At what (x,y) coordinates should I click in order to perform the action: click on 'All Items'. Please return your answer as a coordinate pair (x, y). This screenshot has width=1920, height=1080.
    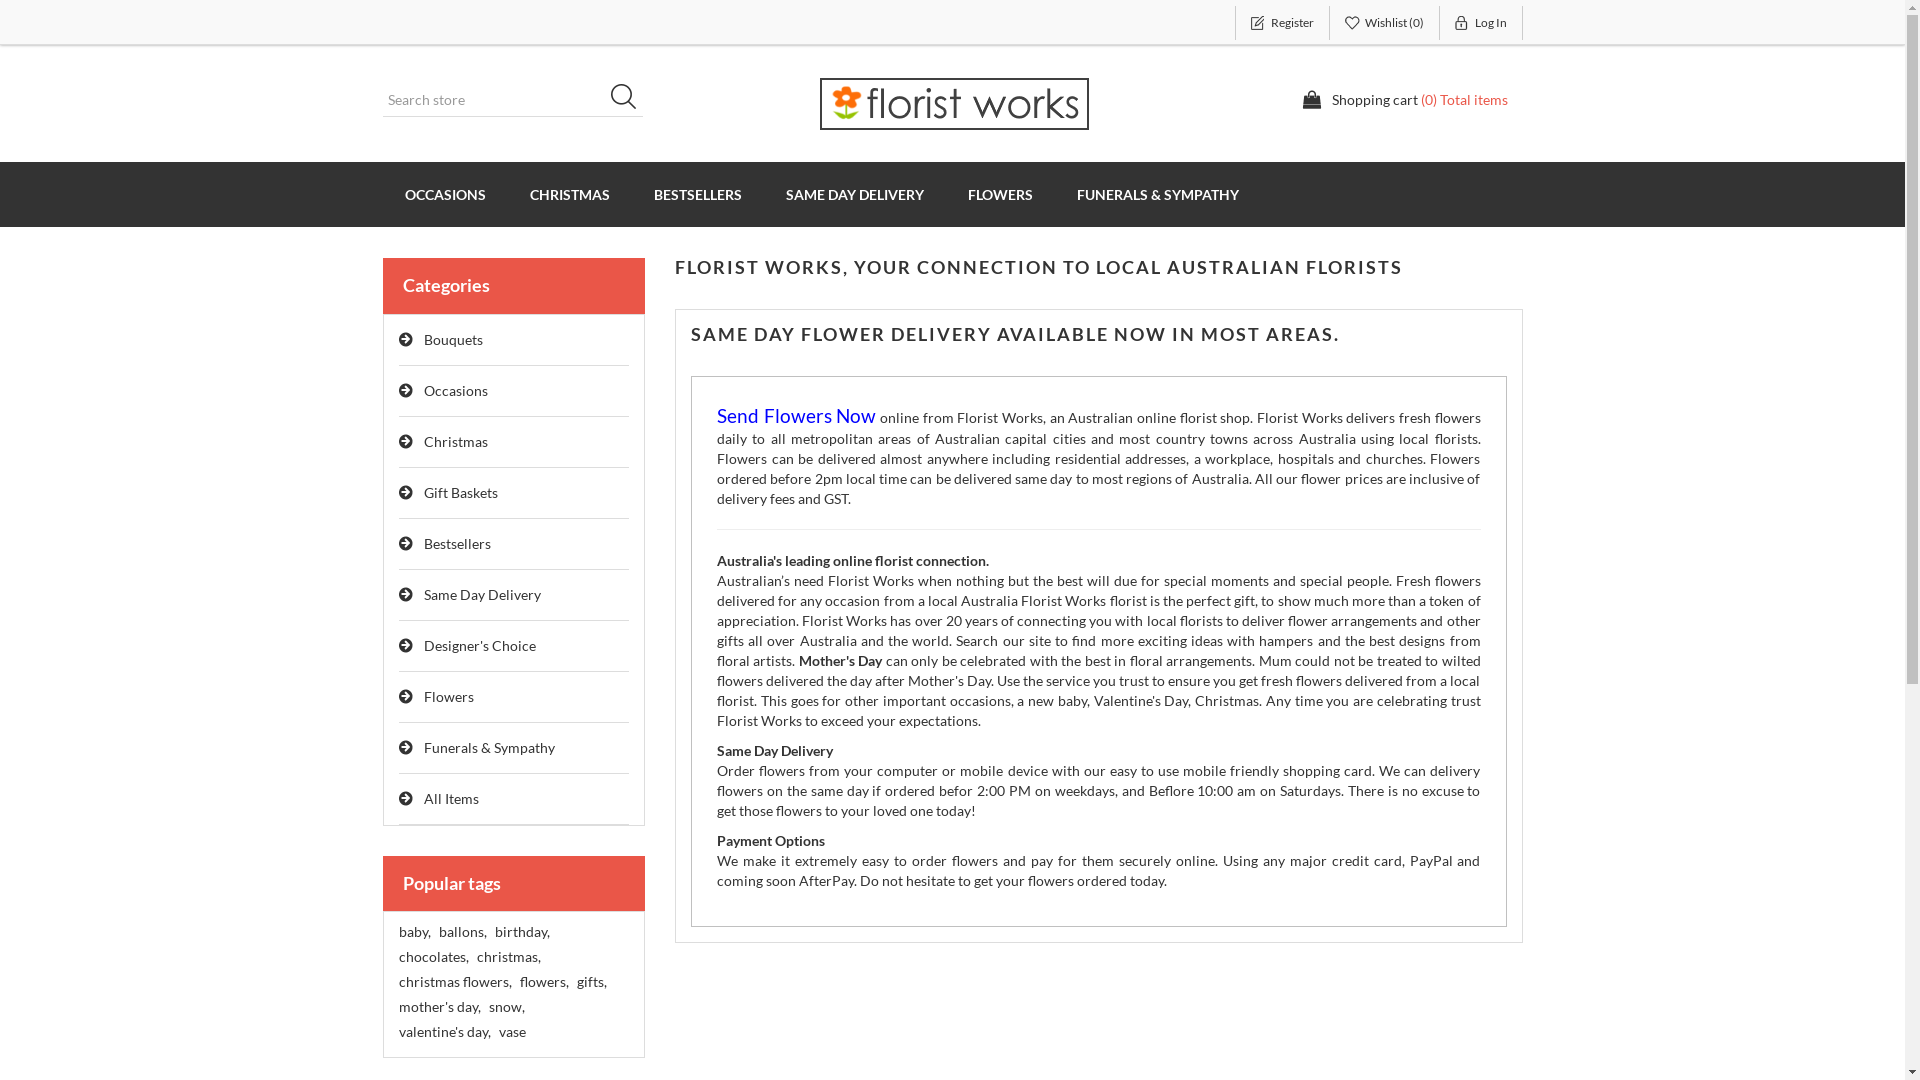
    Looking at the image, I should click on (513, 798).